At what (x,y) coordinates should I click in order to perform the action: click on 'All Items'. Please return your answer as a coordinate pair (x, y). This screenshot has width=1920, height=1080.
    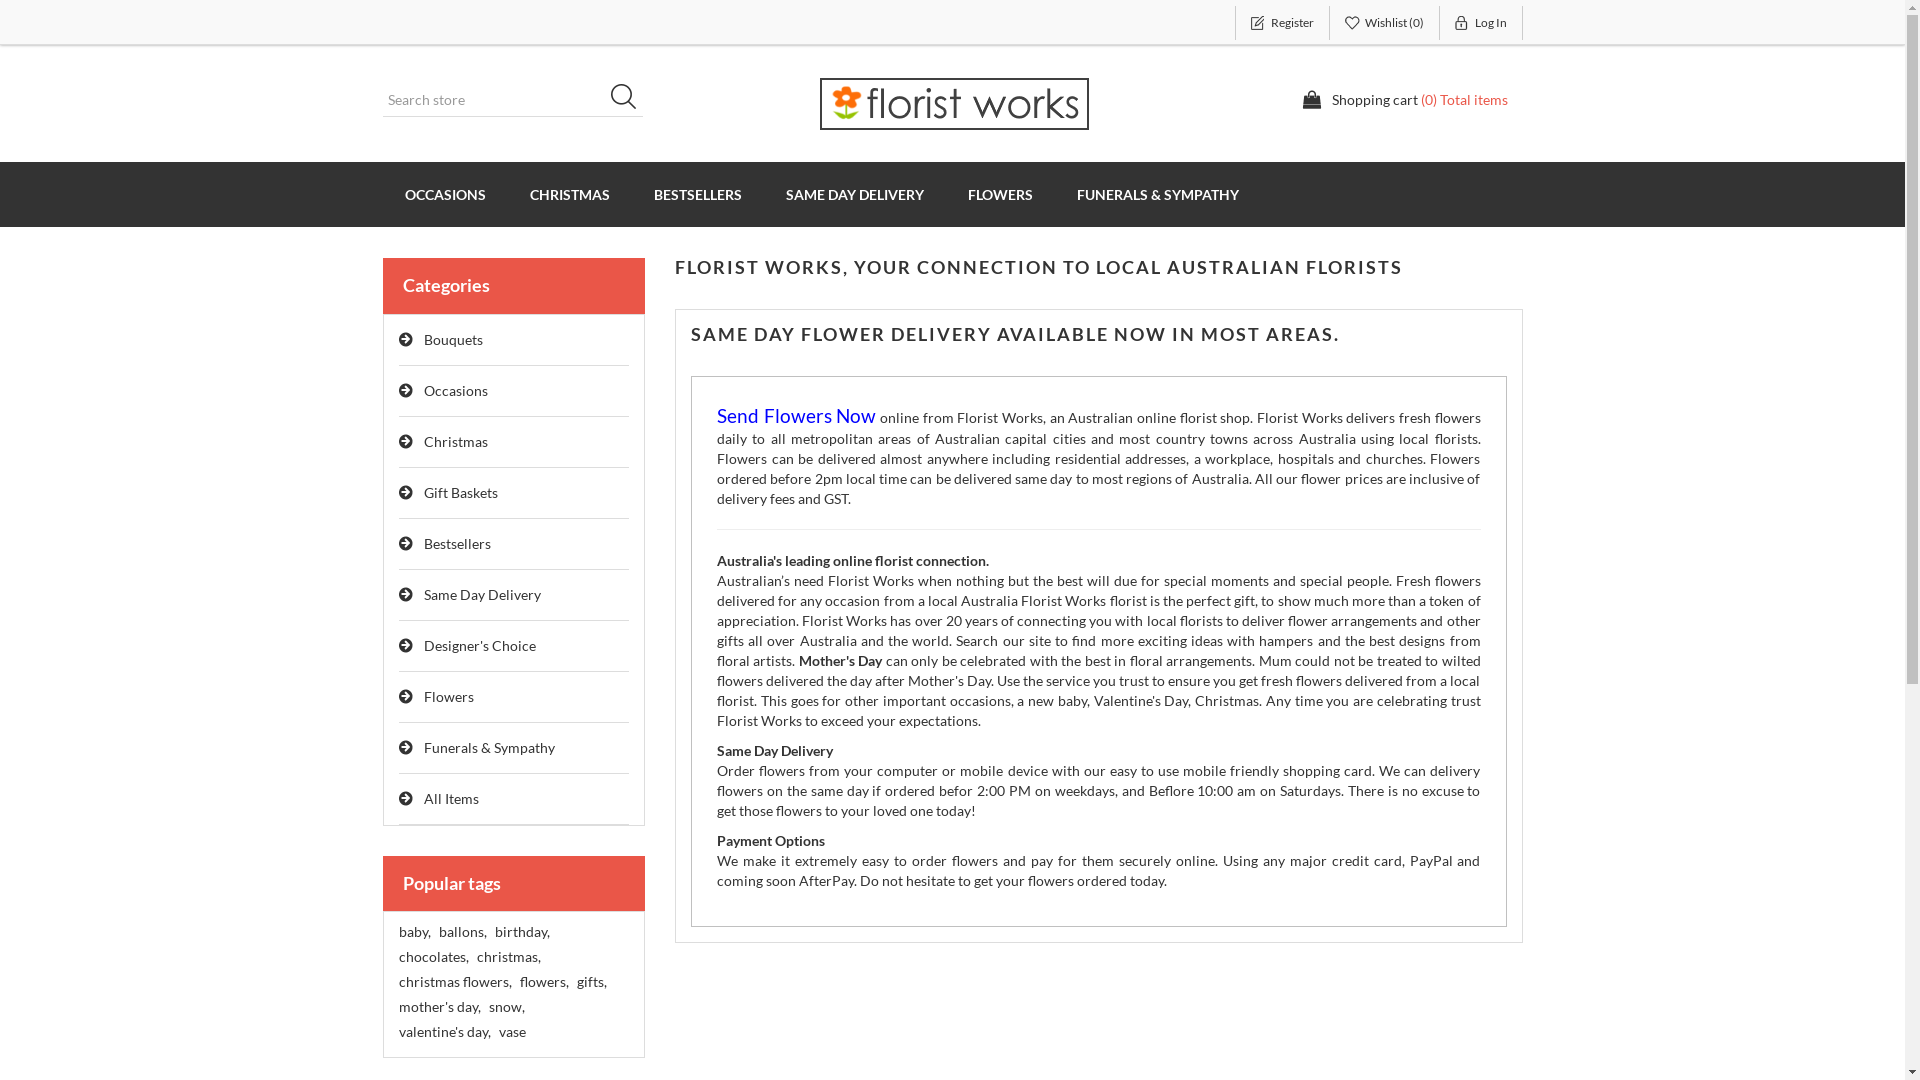
    Looking at the image, I should click on (513, 798).